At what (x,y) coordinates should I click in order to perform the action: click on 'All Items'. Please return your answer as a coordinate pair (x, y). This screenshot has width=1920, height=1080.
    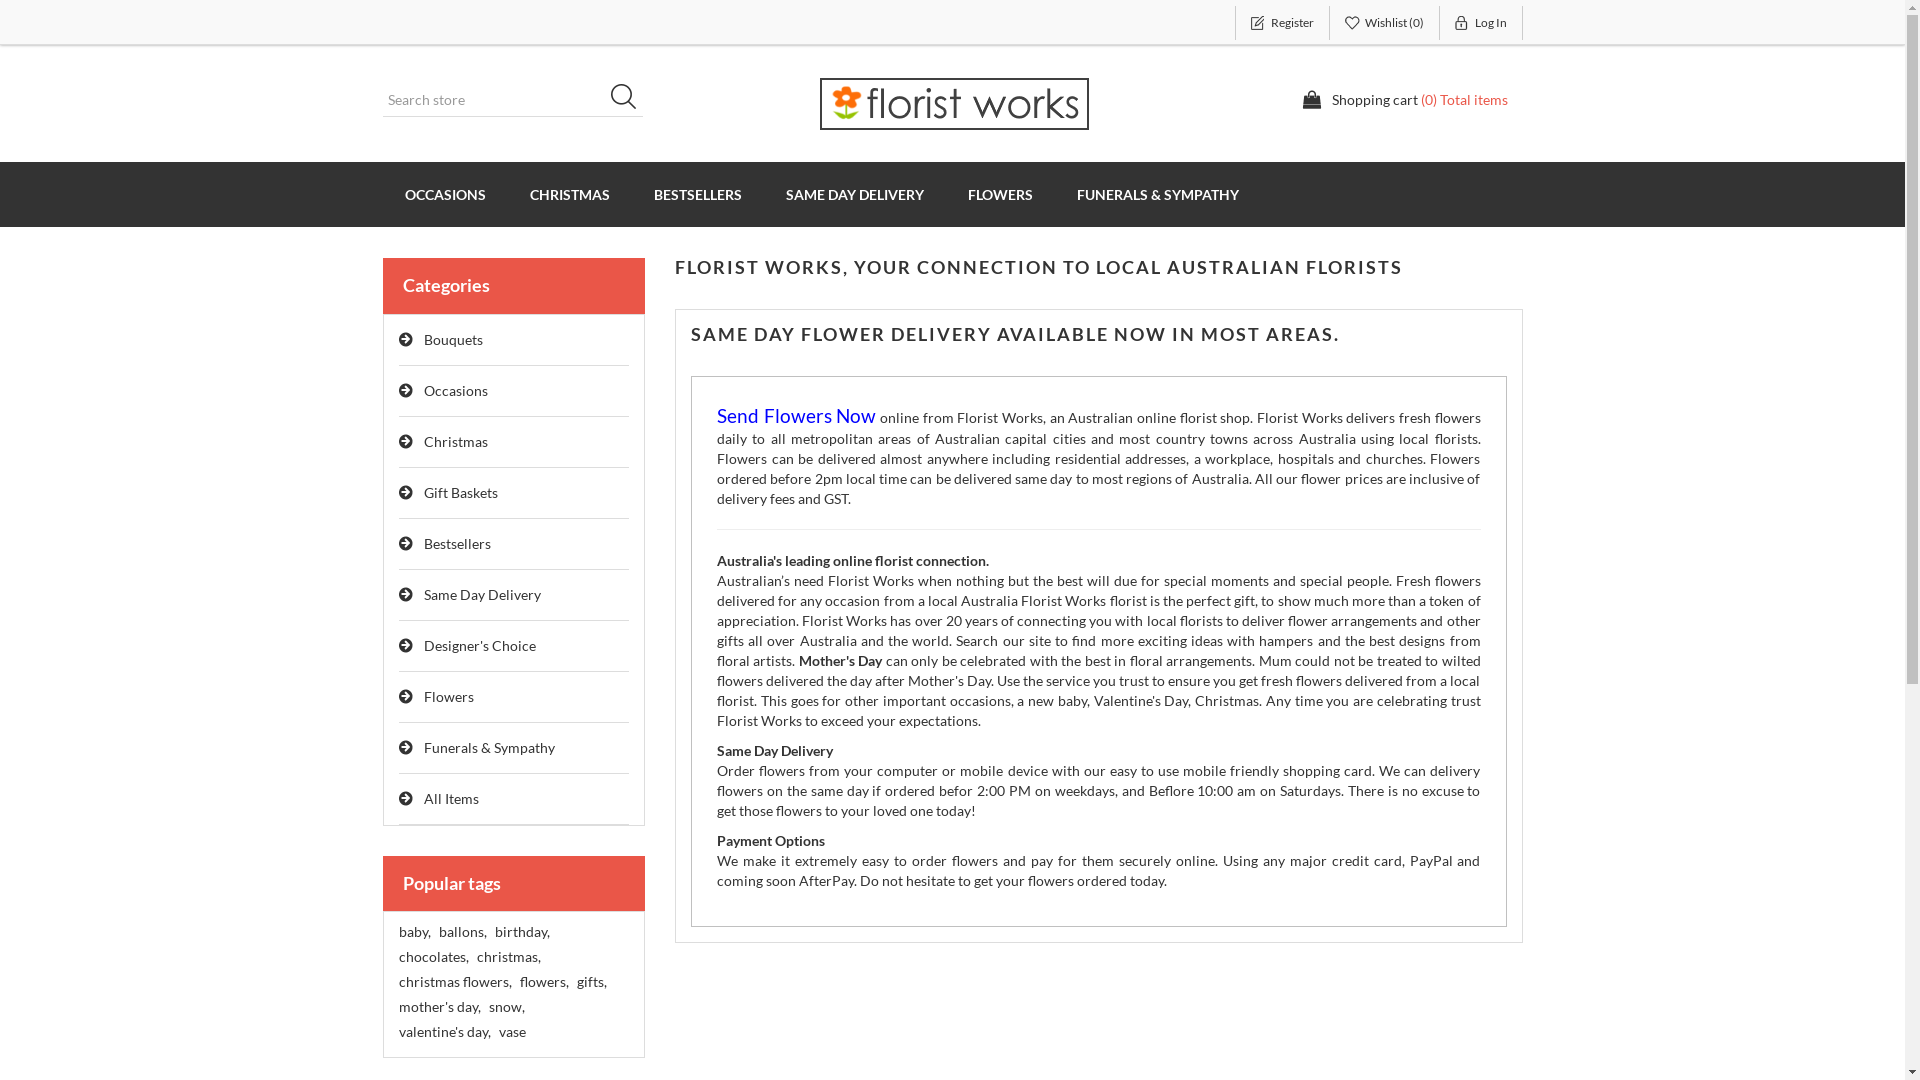
    Looking at the image, I should click on (513, 798).